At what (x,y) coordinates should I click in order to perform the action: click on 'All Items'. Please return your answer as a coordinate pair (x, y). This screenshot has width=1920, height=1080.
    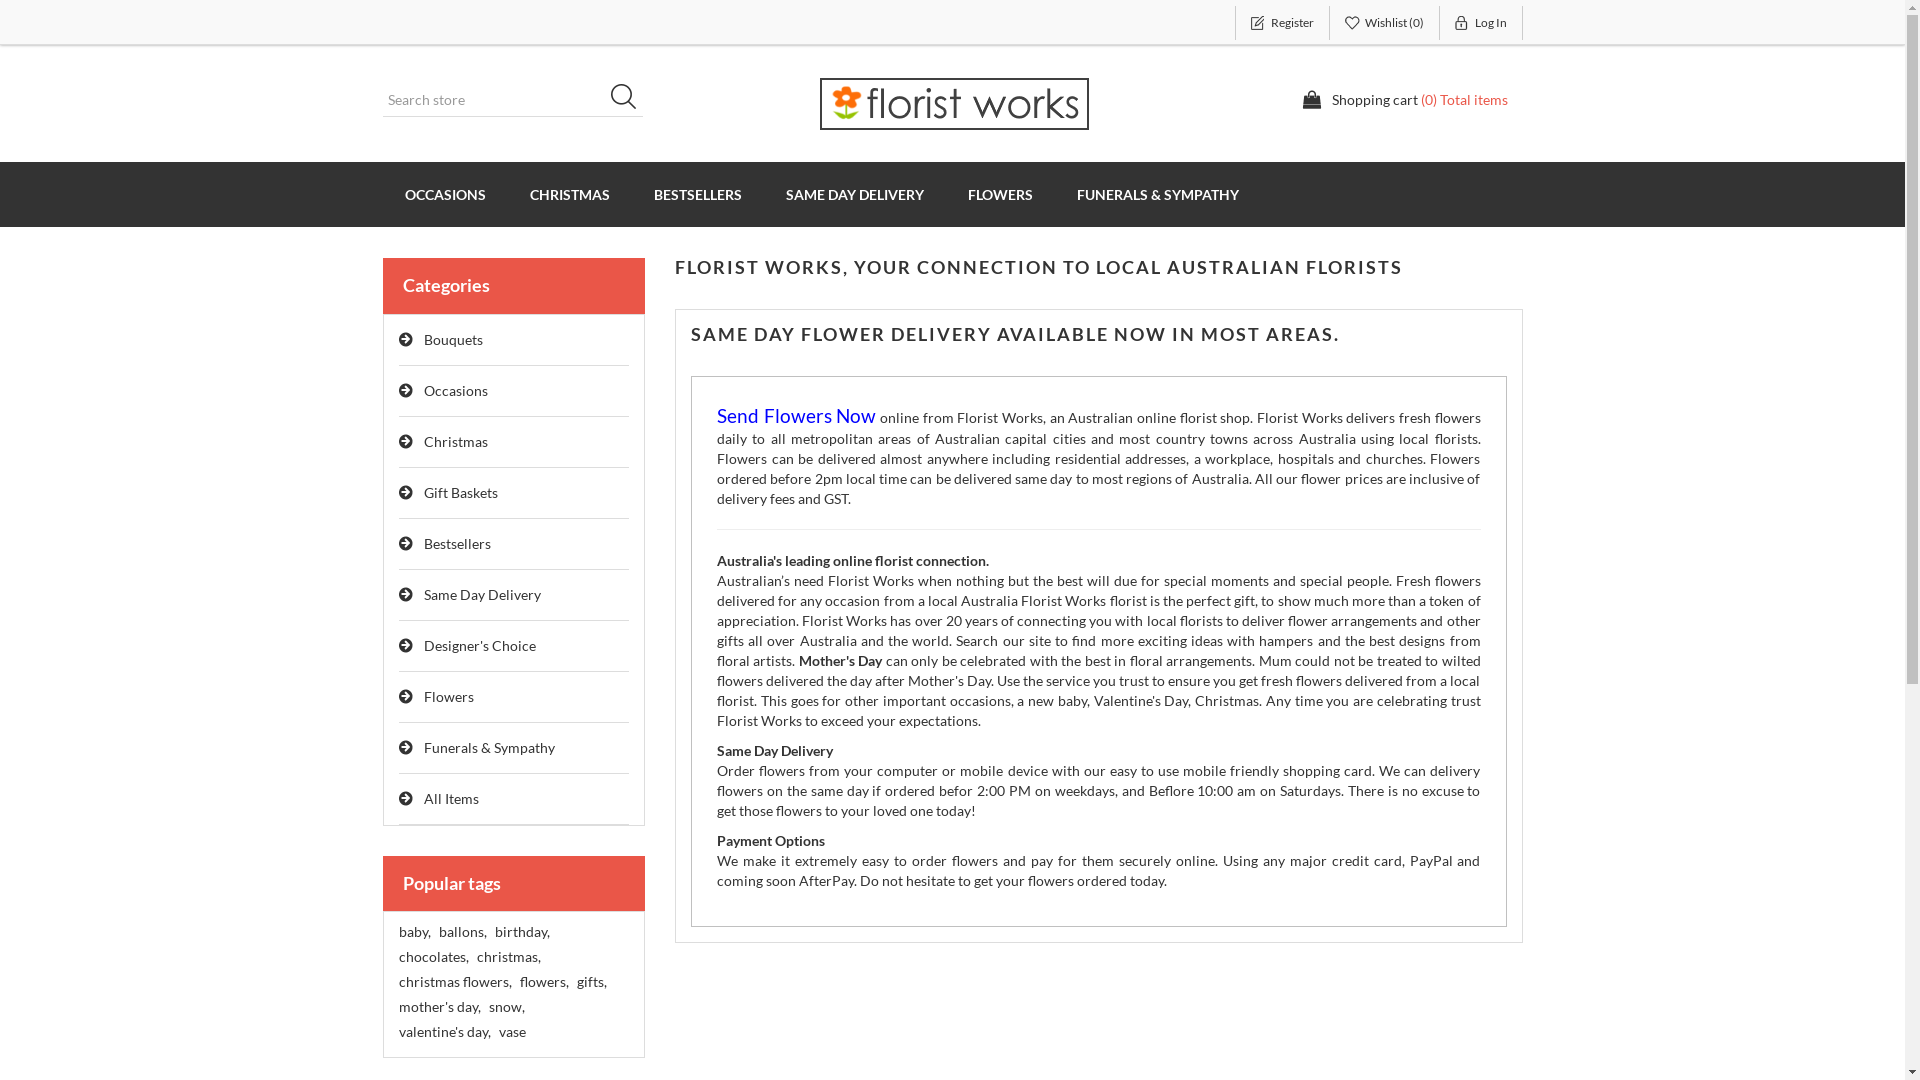
    Looking at the image, I should click on (513, 798).